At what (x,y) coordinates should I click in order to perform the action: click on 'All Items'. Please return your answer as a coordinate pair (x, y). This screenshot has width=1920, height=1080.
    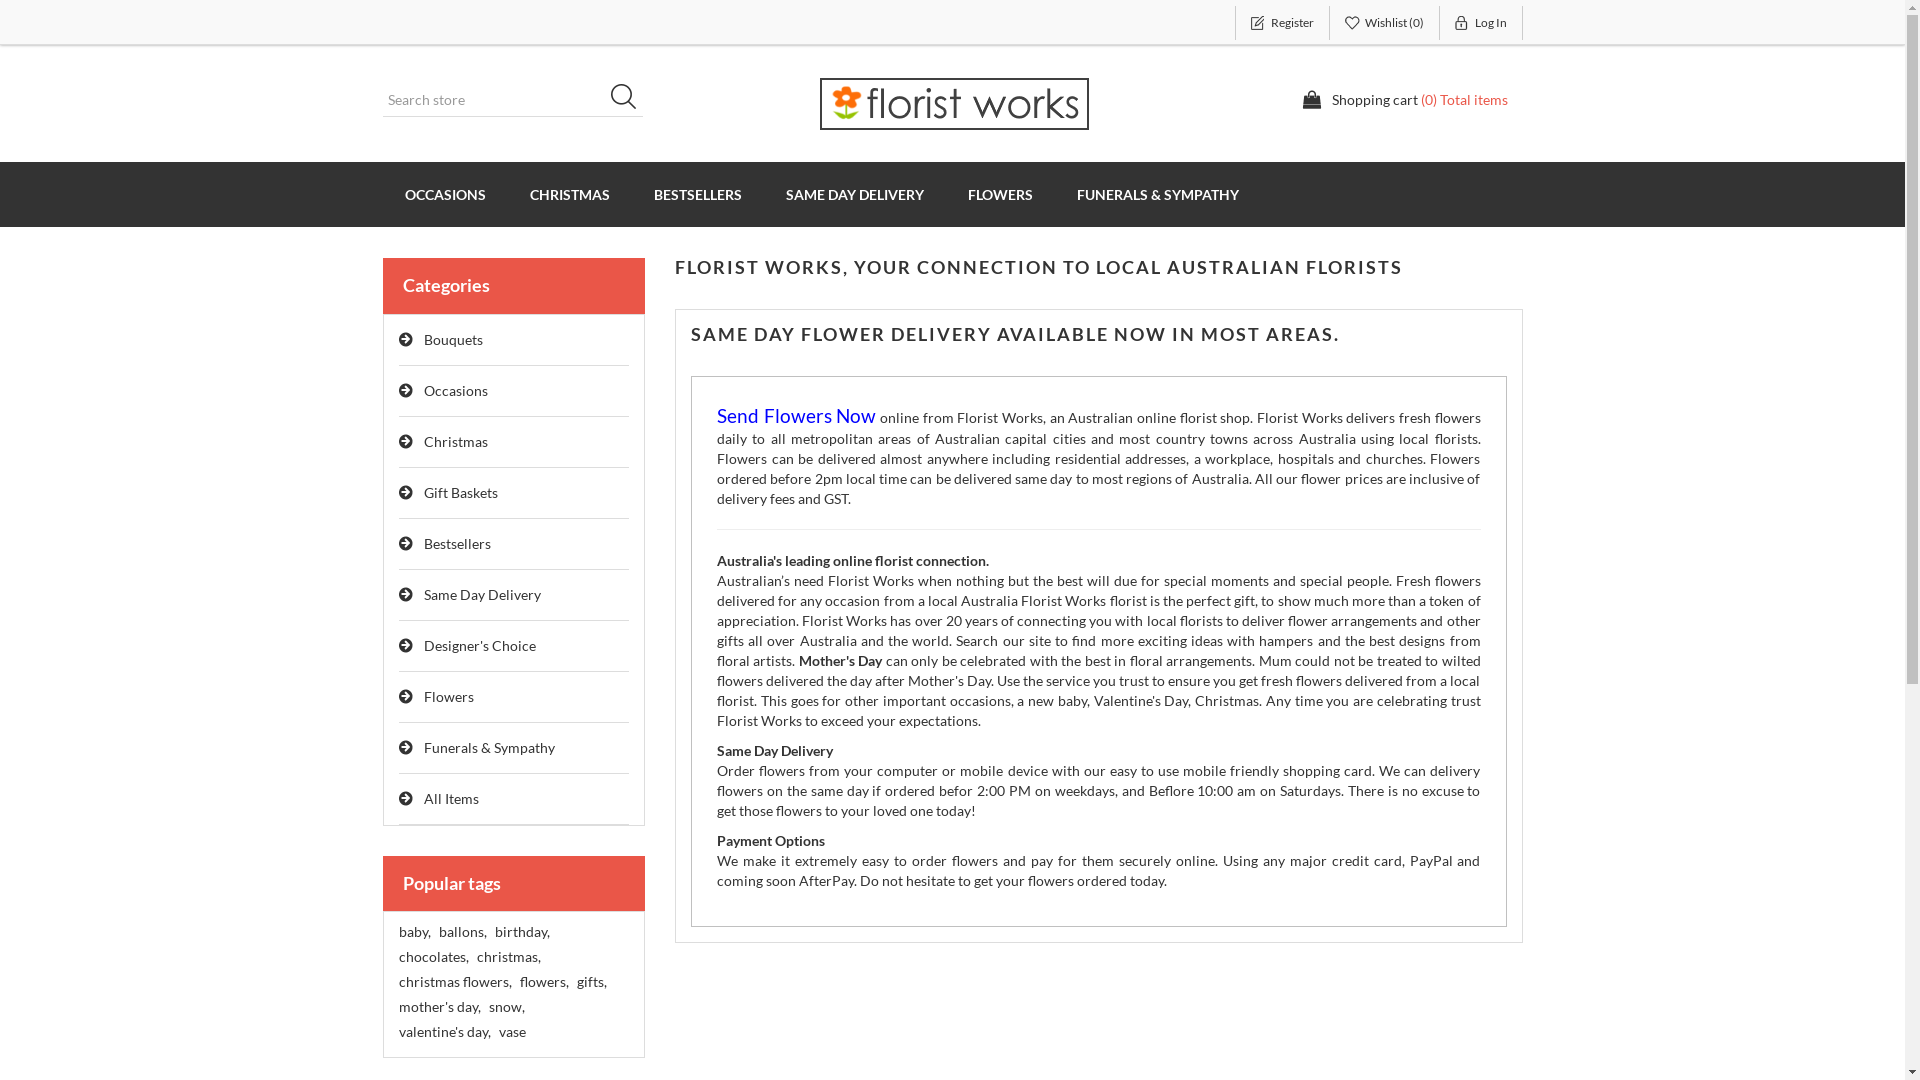
    Looking at the image, I should click on (513, 798).